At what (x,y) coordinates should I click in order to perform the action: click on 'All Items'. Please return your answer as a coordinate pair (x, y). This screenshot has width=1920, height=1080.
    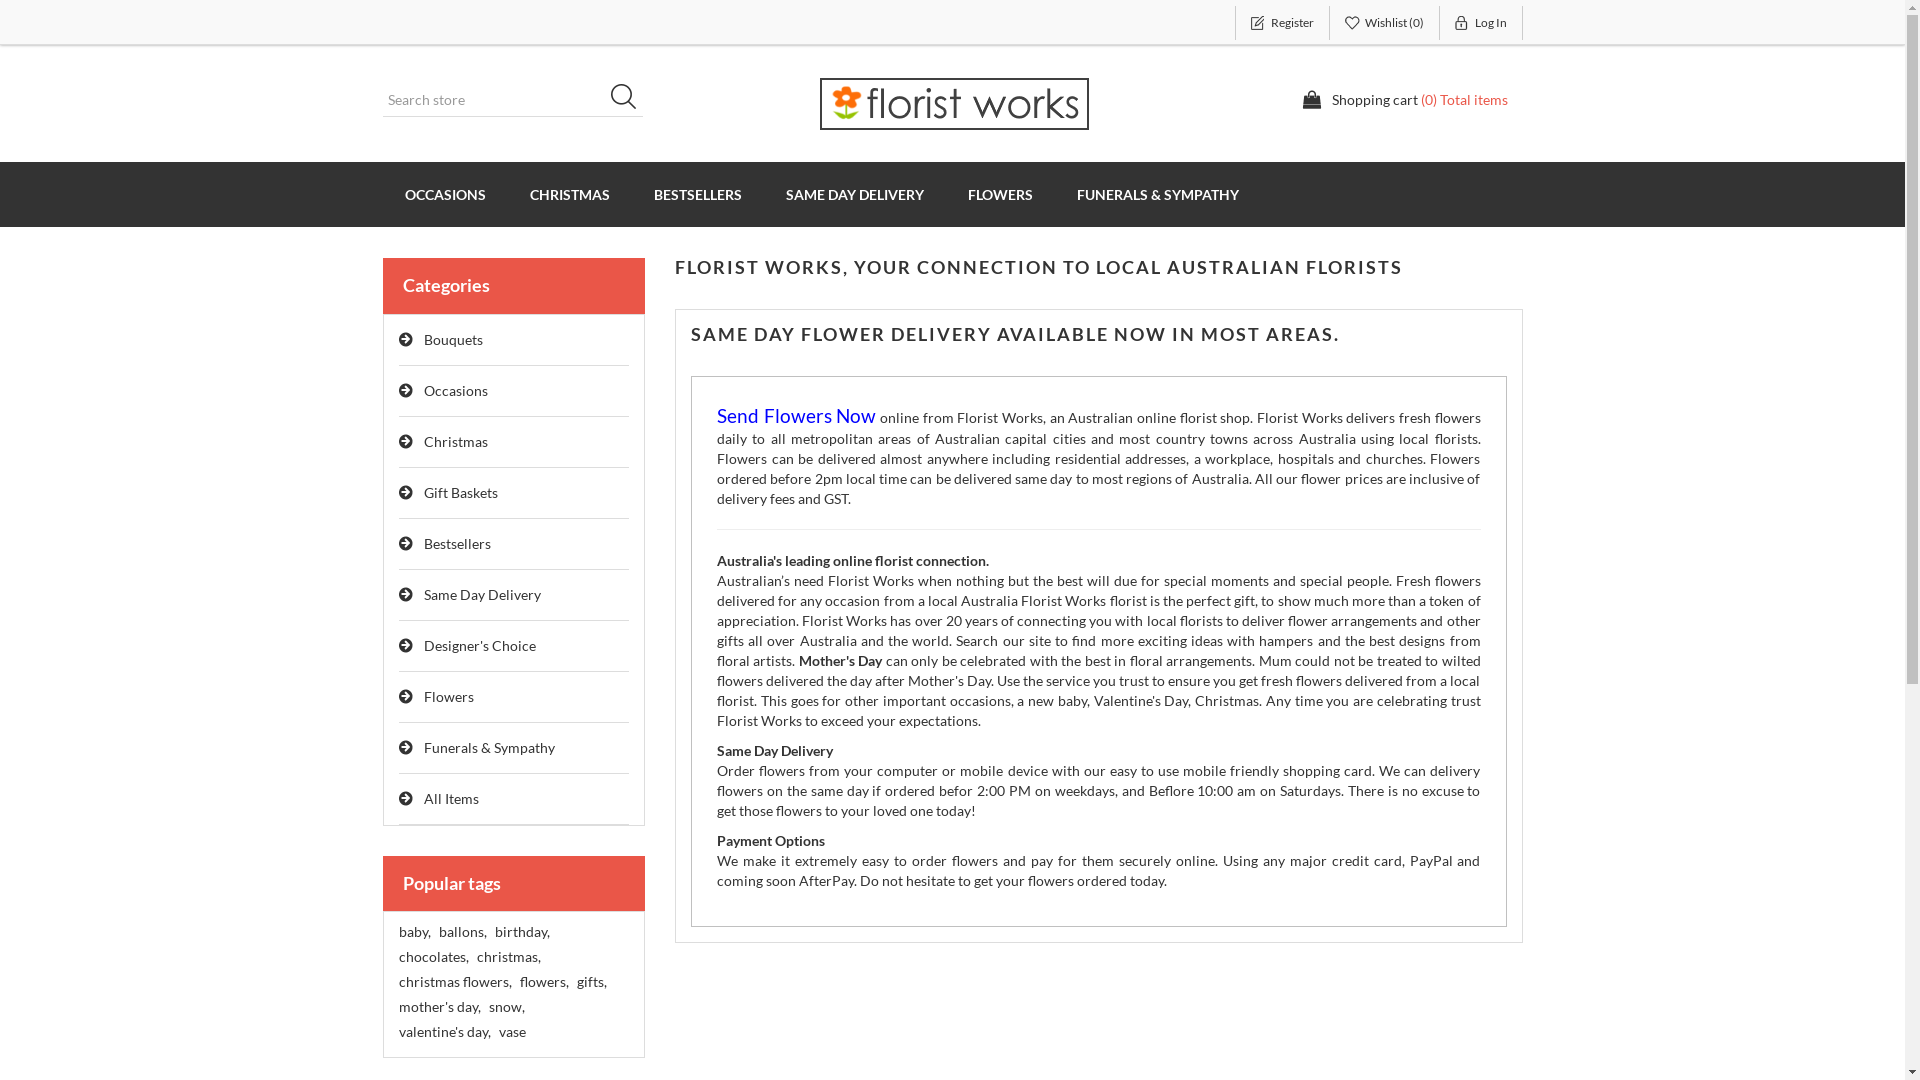
    Looking at the image, I should click on (513, 798).